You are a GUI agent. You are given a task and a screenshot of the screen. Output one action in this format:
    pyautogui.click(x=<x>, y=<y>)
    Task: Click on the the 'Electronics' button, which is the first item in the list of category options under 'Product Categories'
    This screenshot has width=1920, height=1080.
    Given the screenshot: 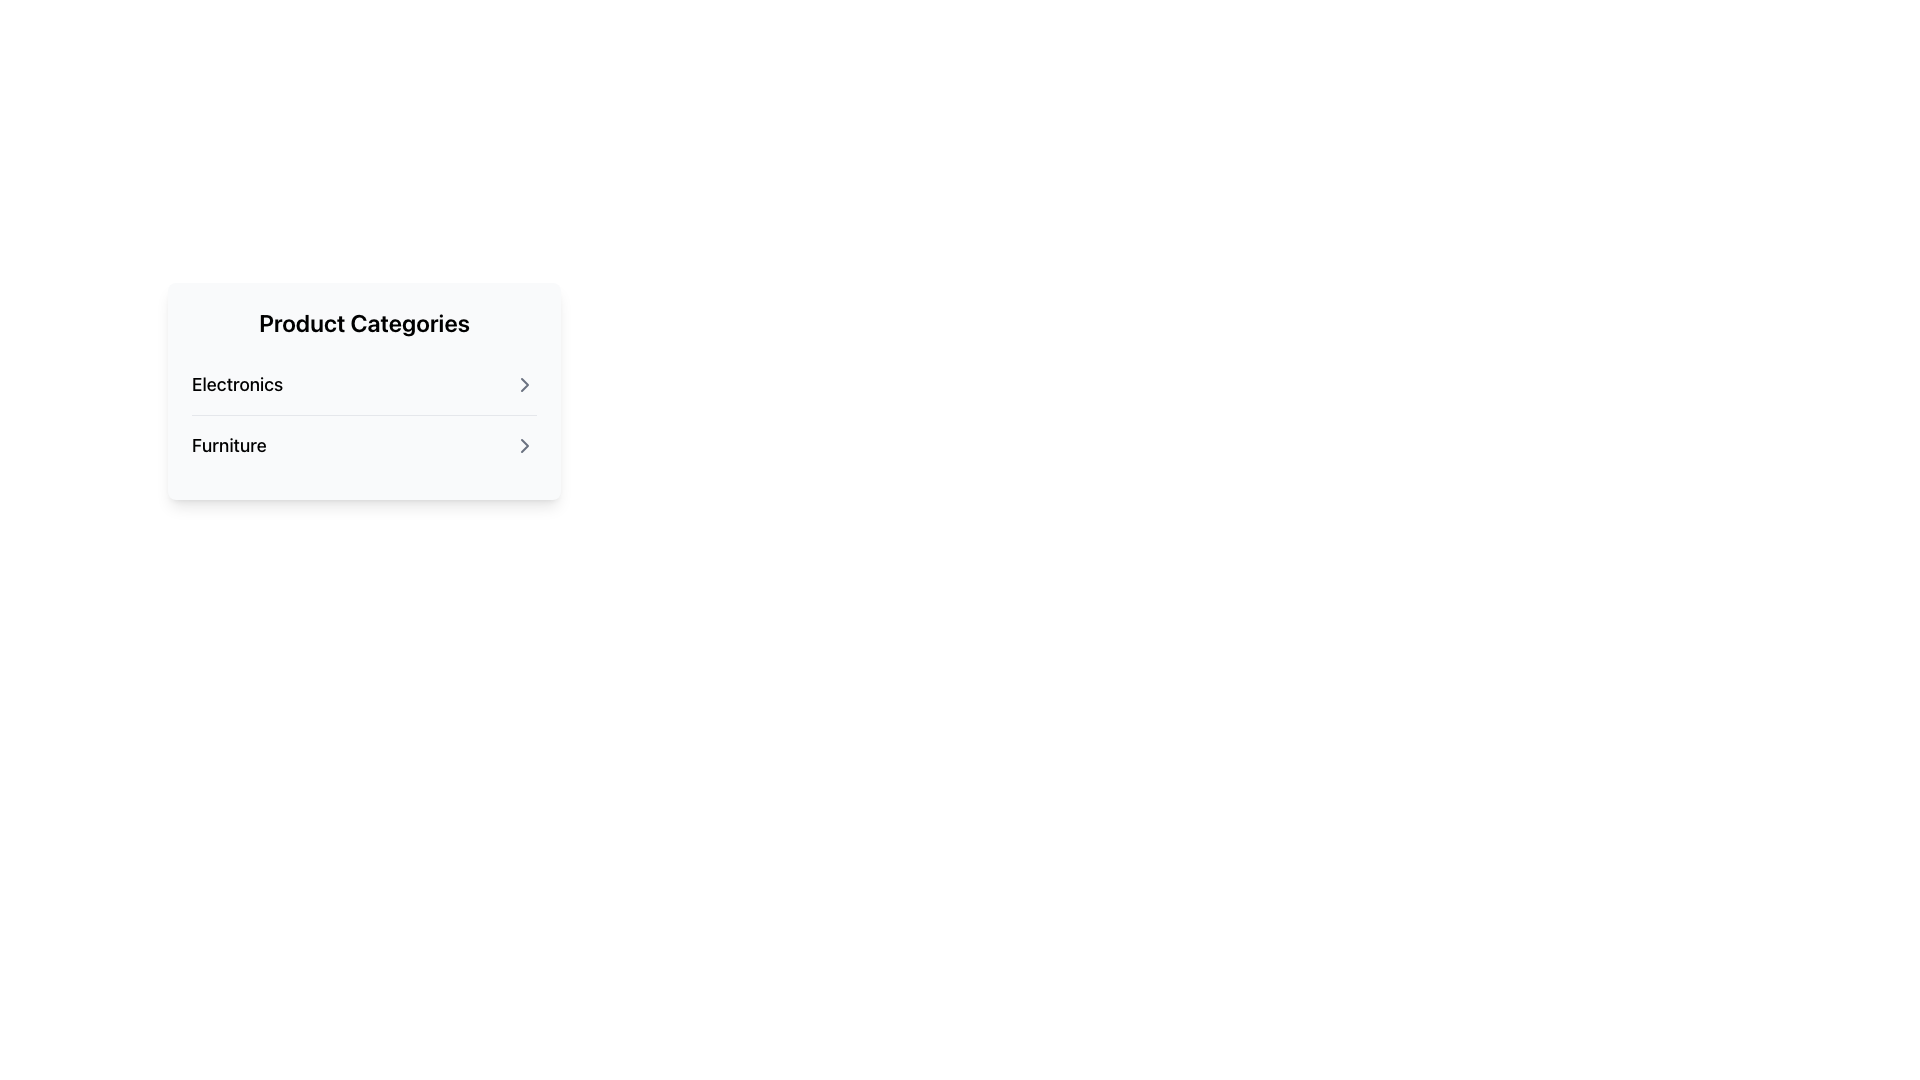 What is the action you would take?
    pyautogui.click(x=364, y=385)
    